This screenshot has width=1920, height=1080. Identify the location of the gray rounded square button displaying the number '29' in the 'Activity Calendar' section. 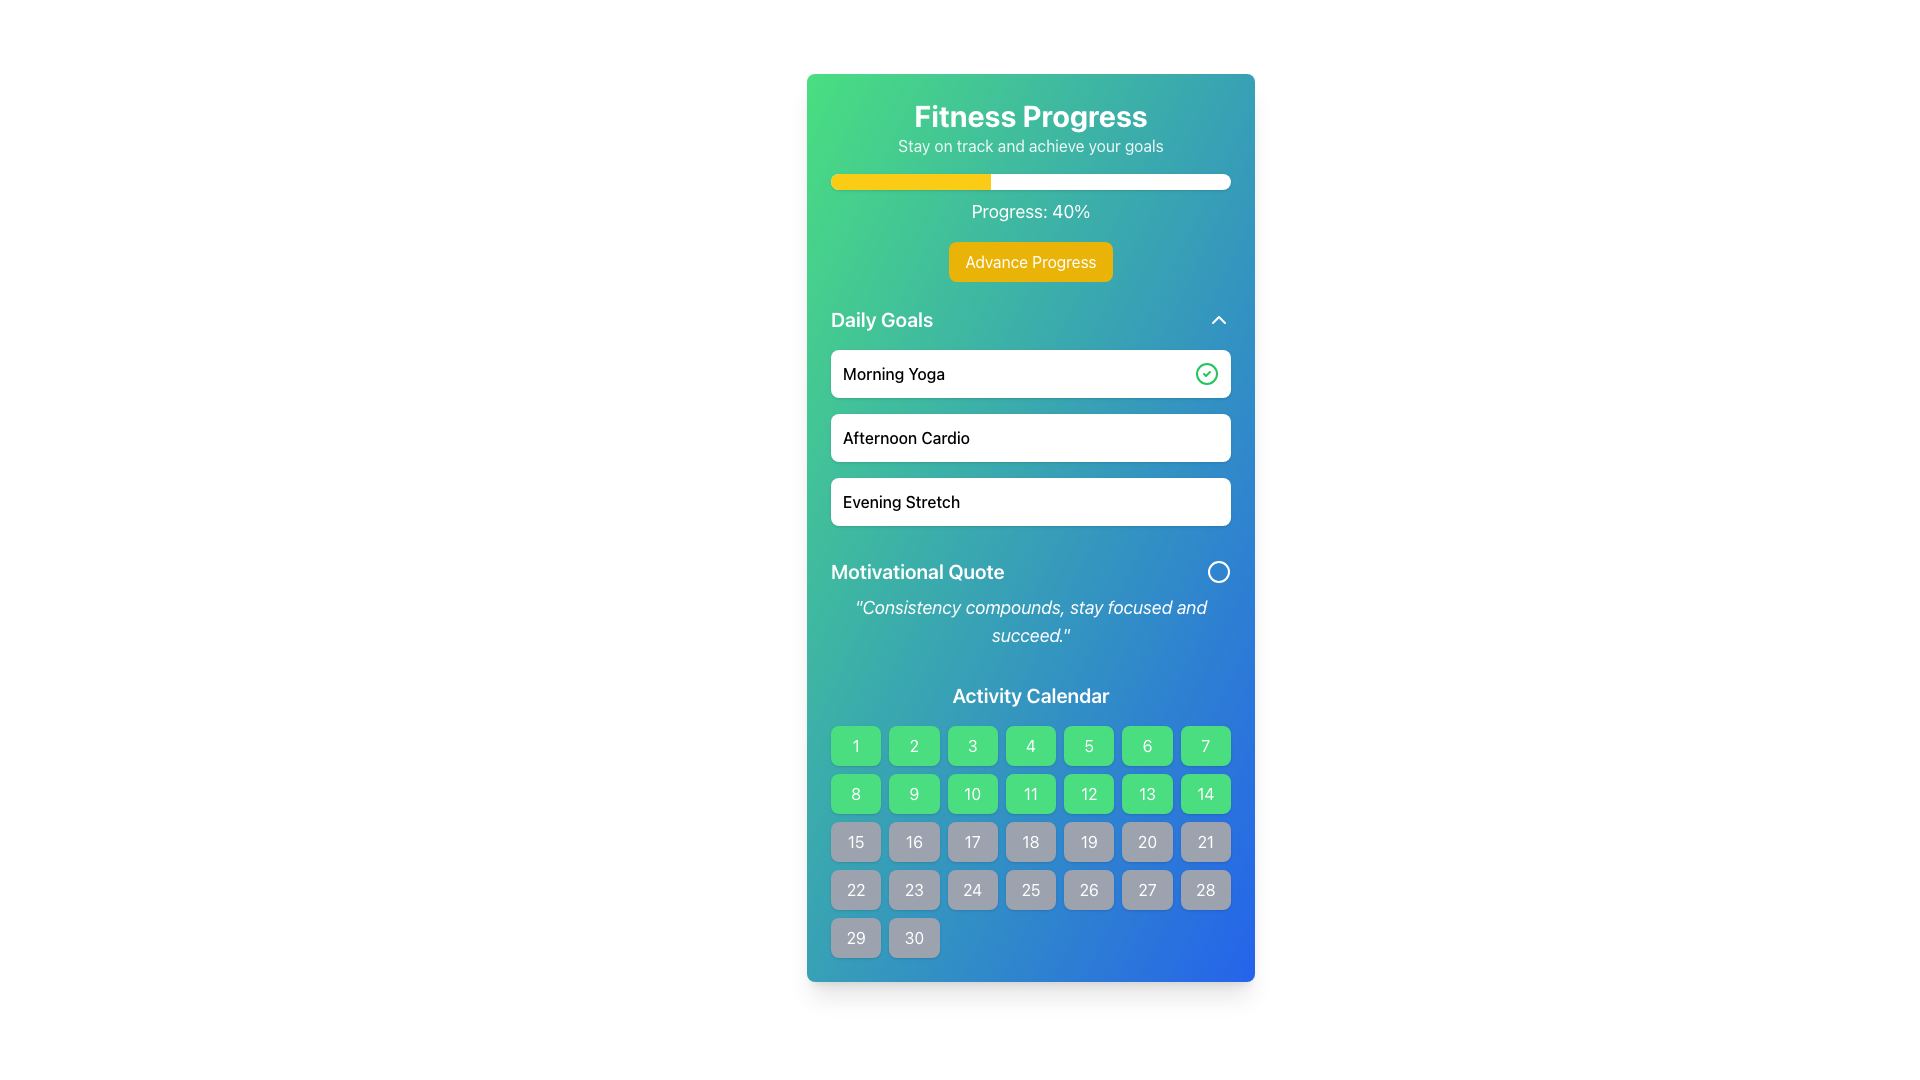
(856, 937).